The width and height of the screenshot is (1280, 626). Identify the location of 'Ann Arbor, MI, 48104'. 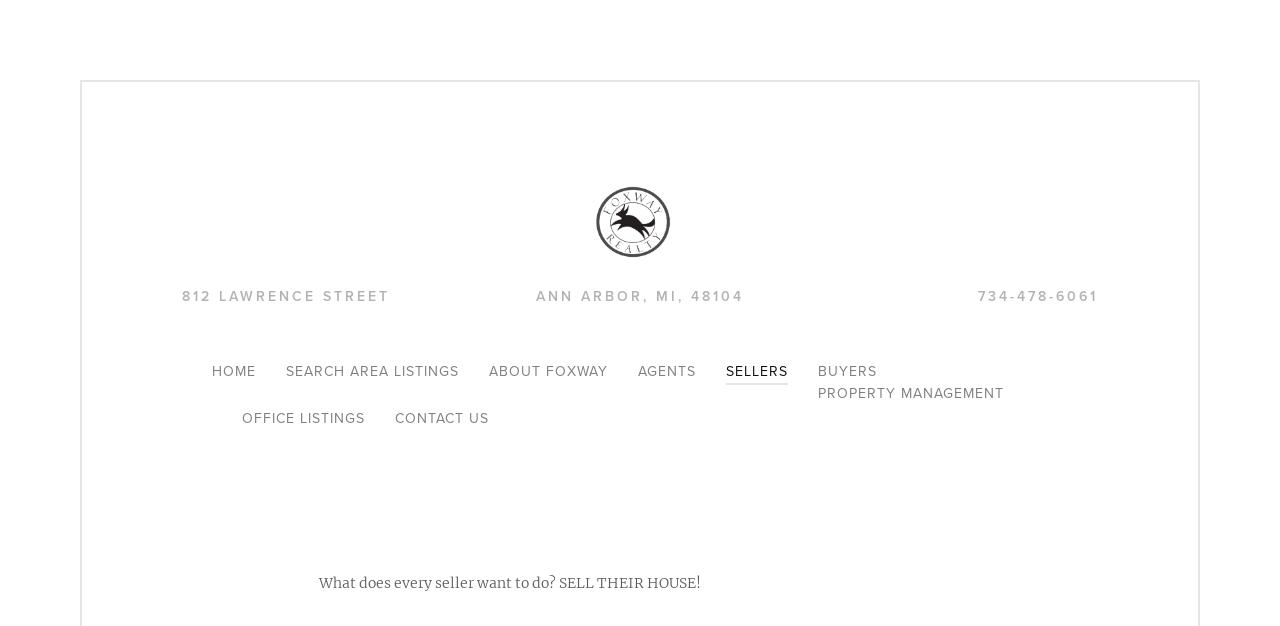
(535, 296).